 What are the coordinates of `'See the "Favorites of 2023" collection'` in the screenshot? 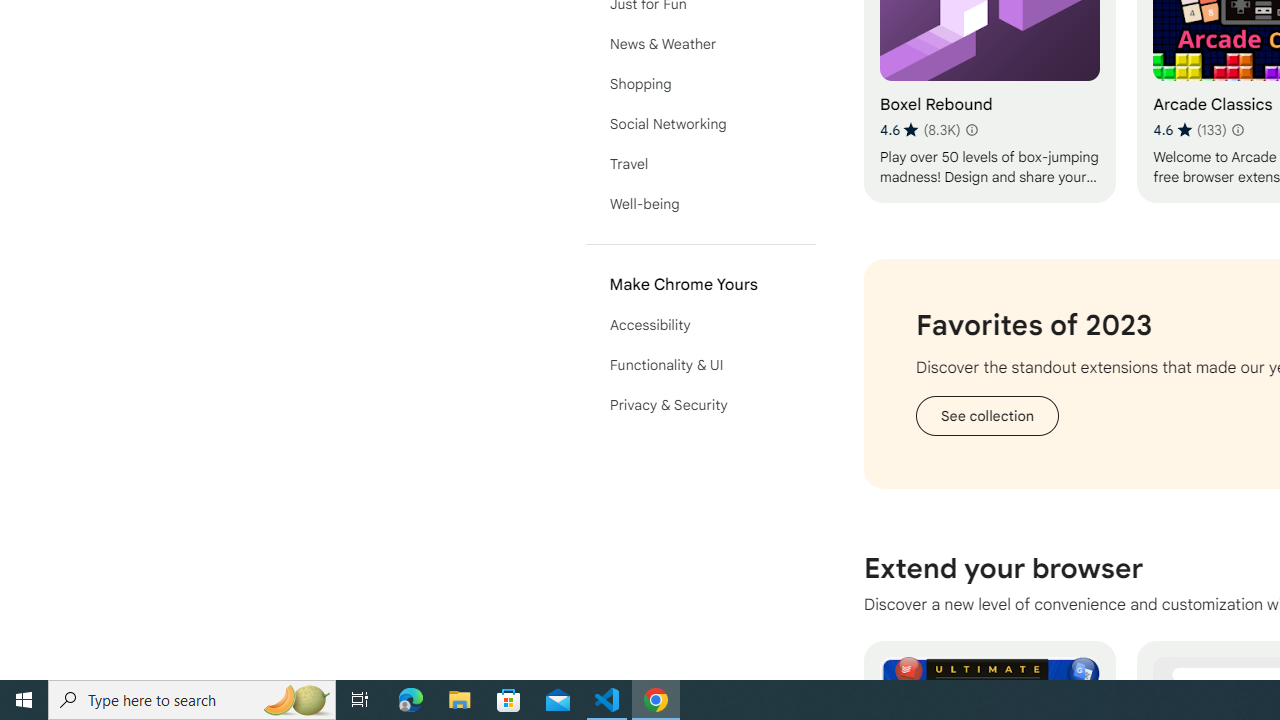 It's located at (986, 414).